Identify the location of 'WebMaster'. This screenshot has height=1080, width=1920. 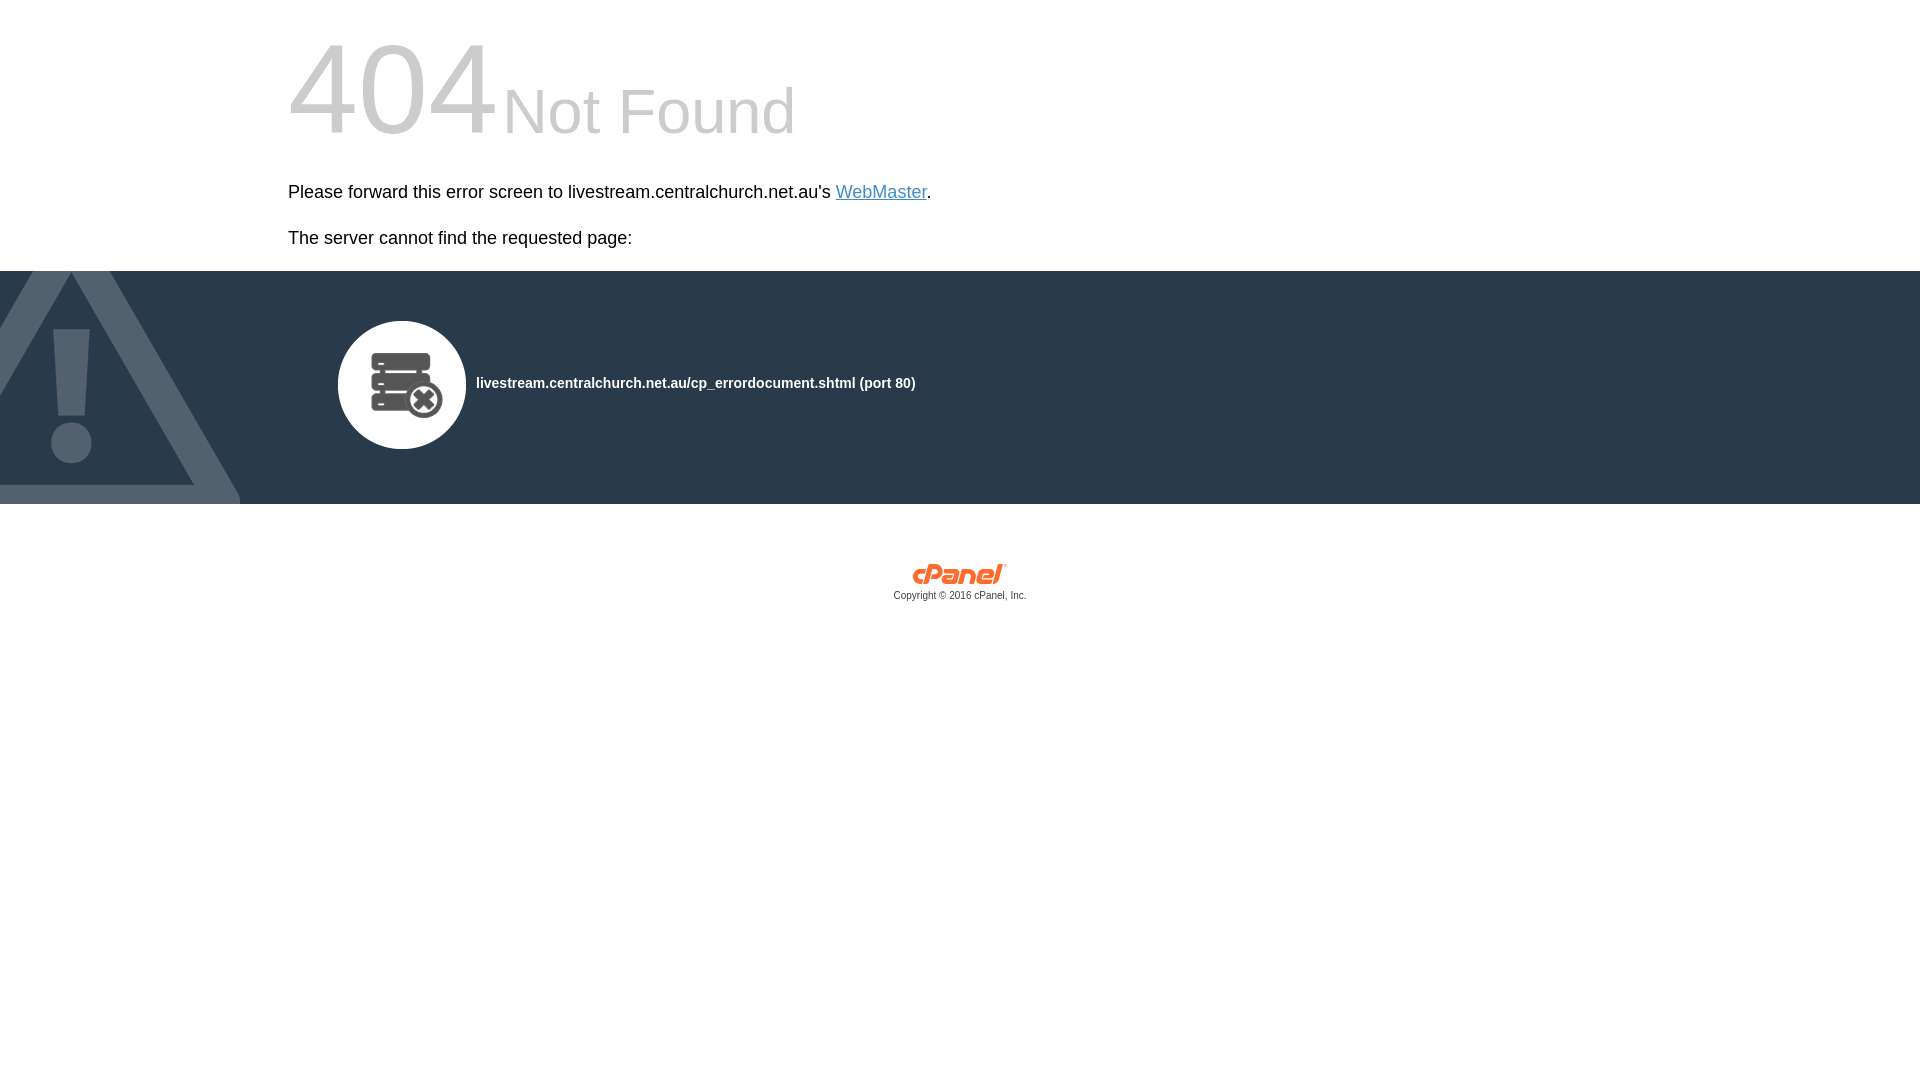
(880, 192).